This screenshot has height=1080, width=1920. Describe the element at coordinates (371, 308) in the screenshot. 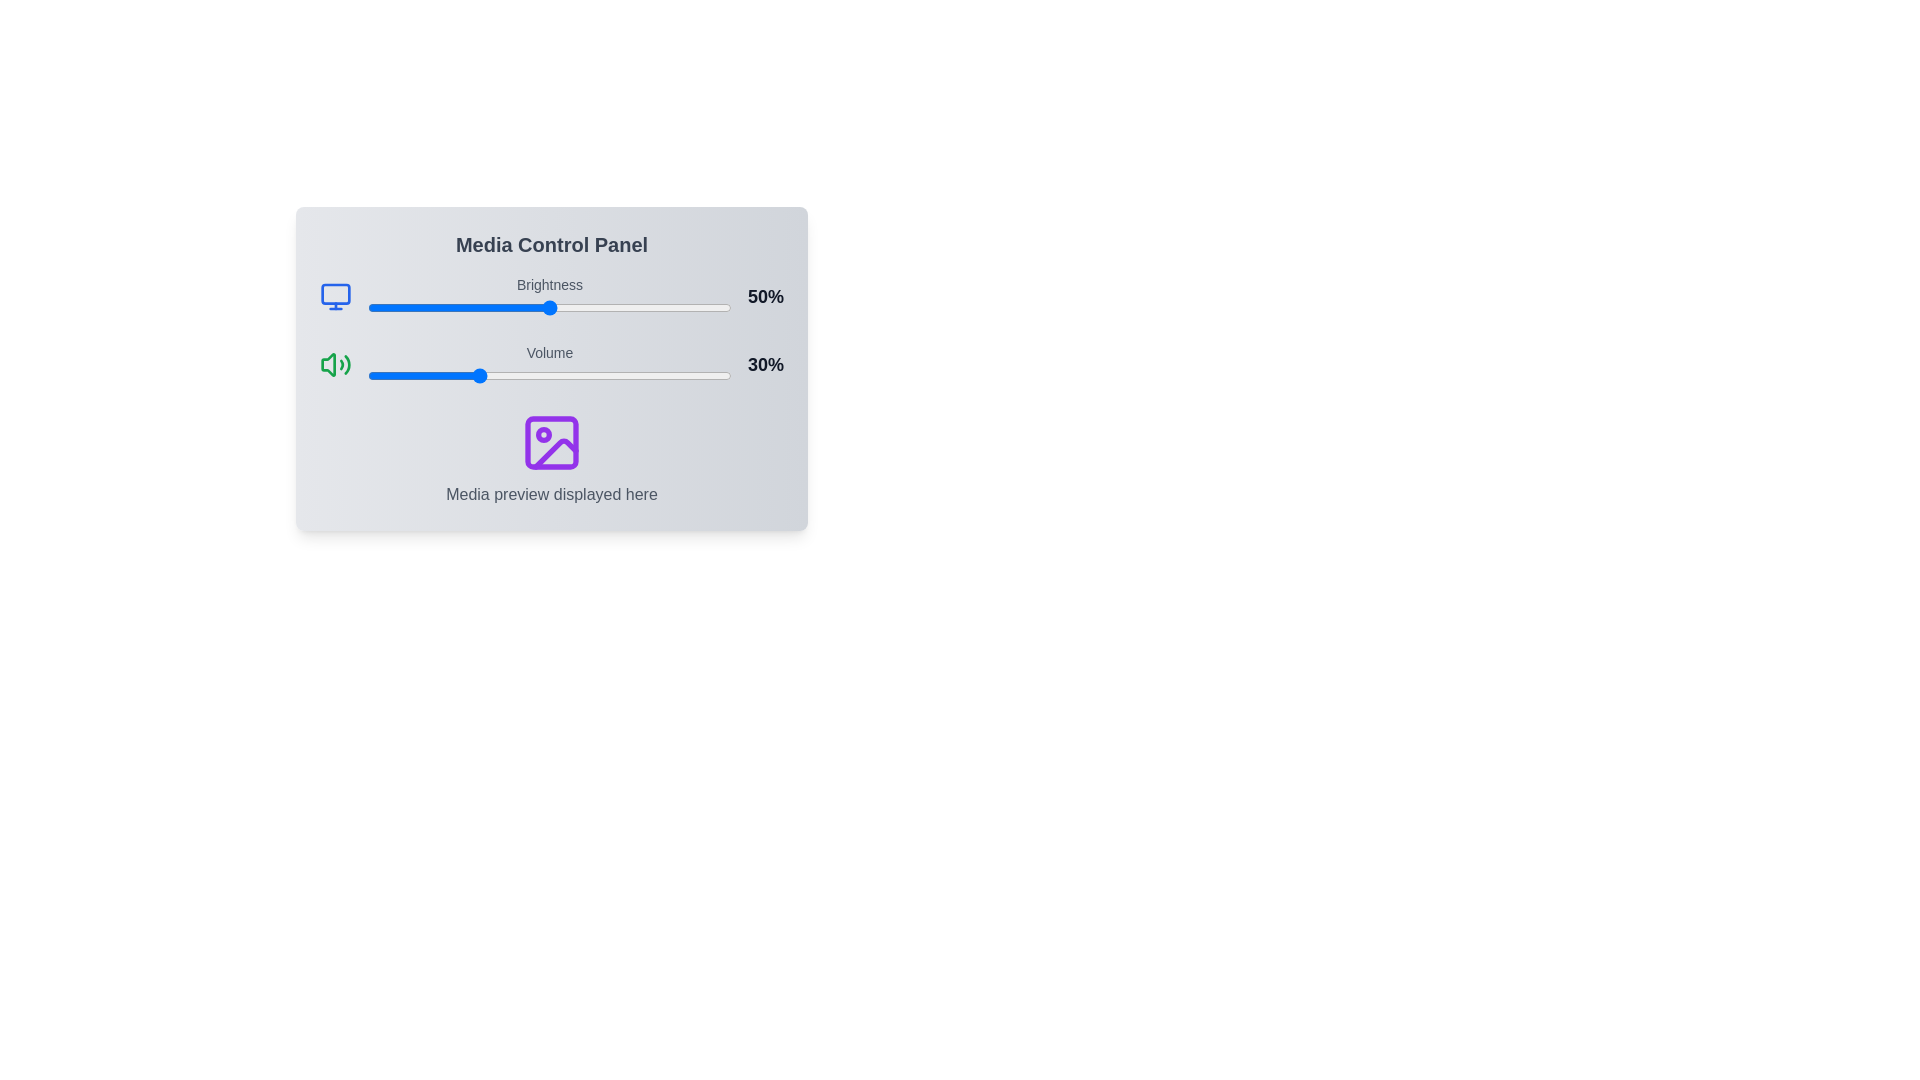

I see `the brightness slider to set the brightness level to 1` at that location.